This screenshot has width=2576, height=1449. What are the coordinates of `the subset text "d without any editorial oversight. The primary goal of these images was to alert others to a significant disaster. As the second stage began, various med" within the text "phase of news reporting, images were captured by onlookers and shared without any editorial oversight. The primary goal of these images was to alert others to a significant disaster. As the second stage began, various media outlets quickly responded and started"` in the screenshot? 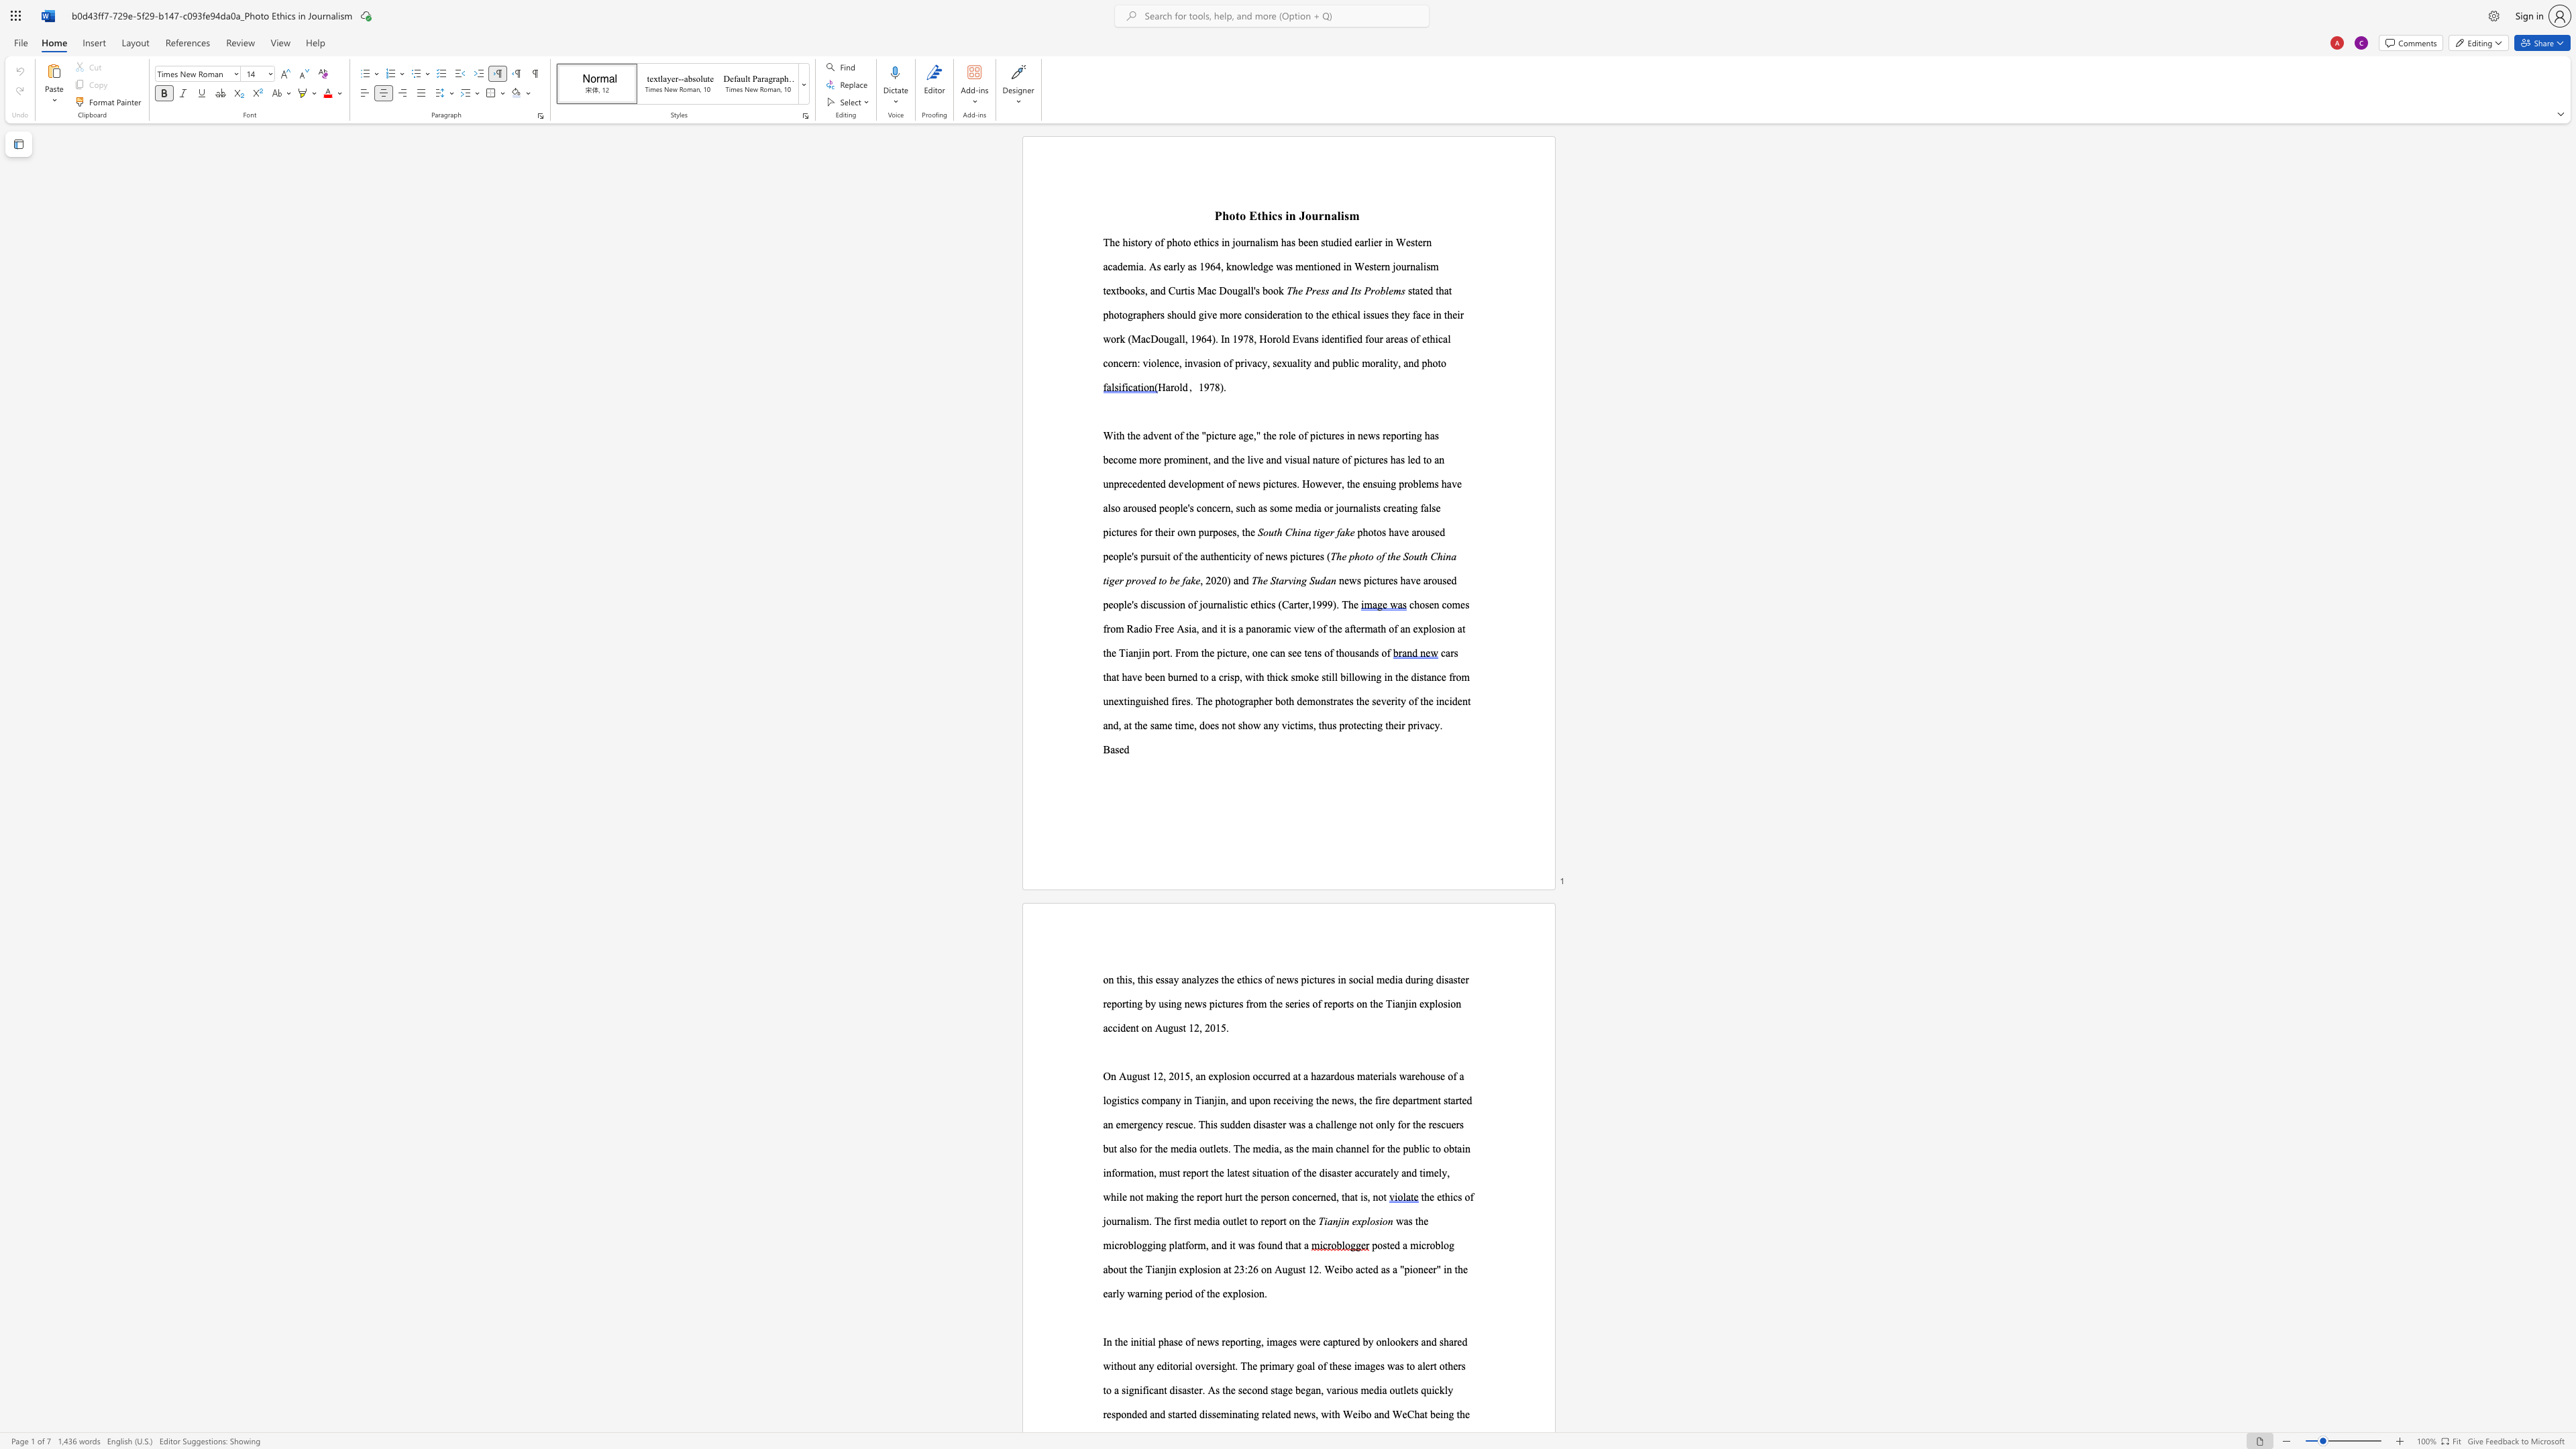 It's located at (1461, 1342).